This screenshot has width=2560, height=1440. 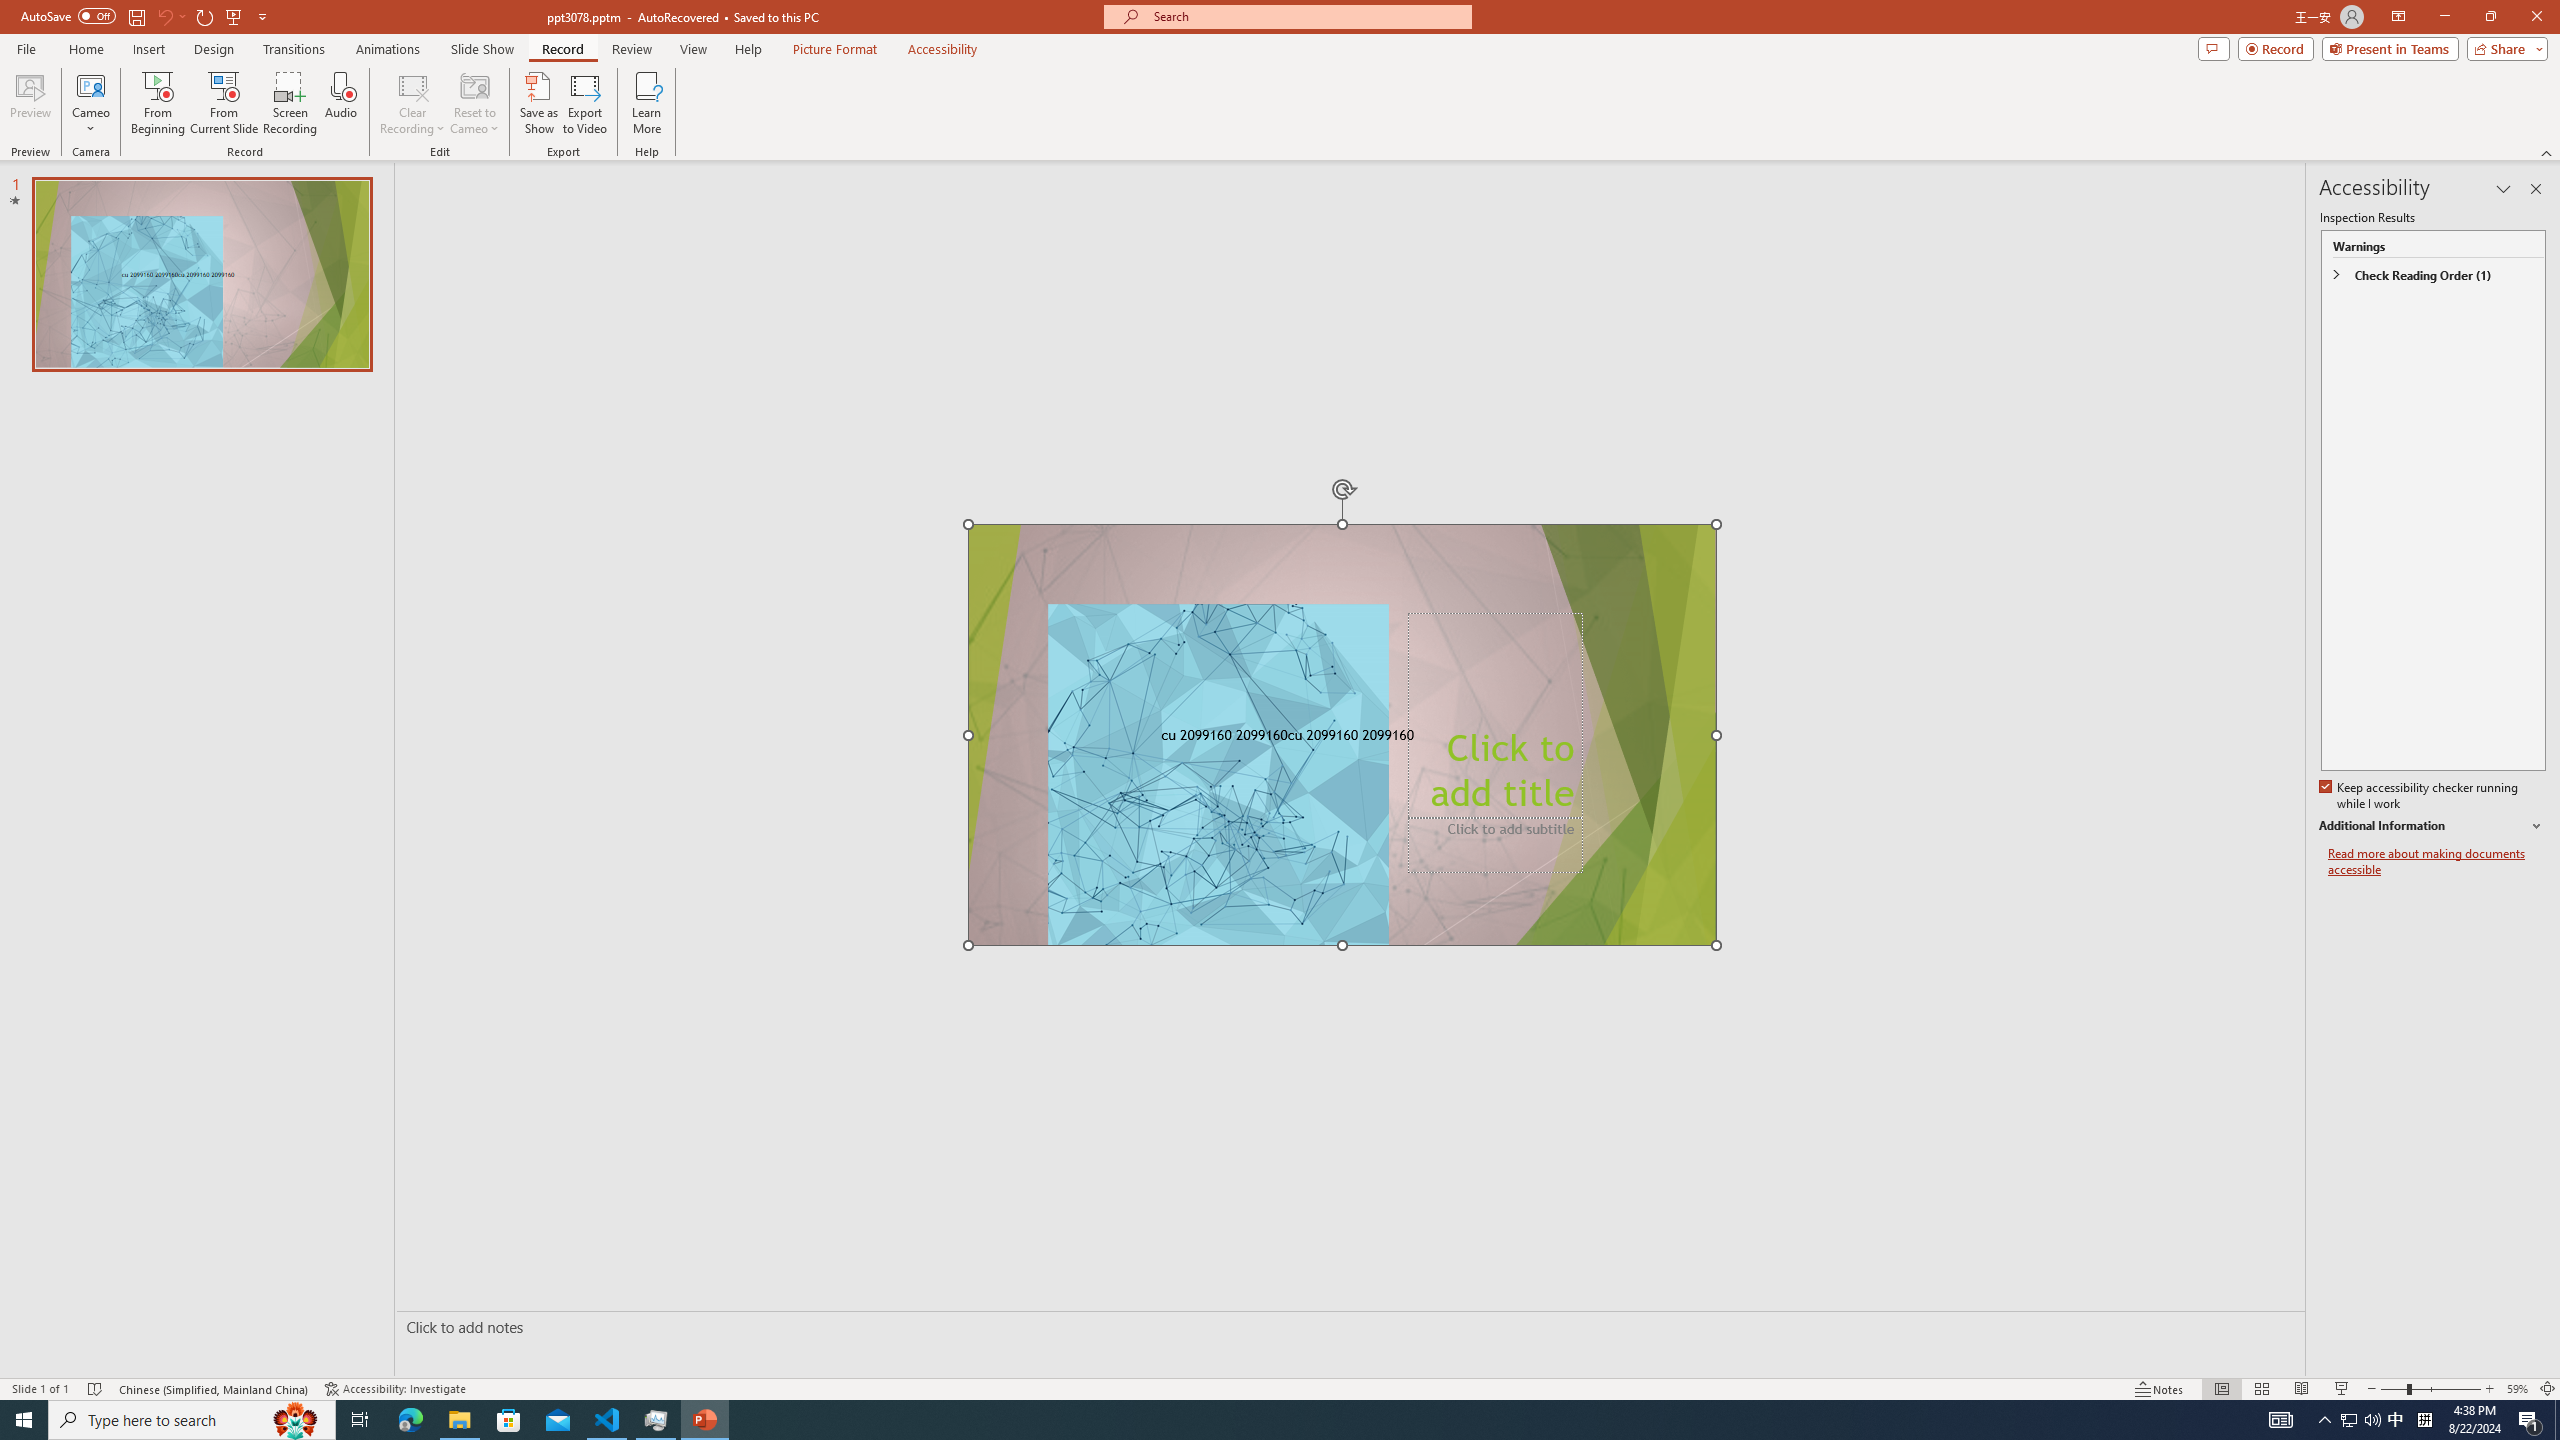 What do you see at coordinates (412, 103) in the screenshot?
I see `'Clear Recording'` at bounding box center [412, 103].